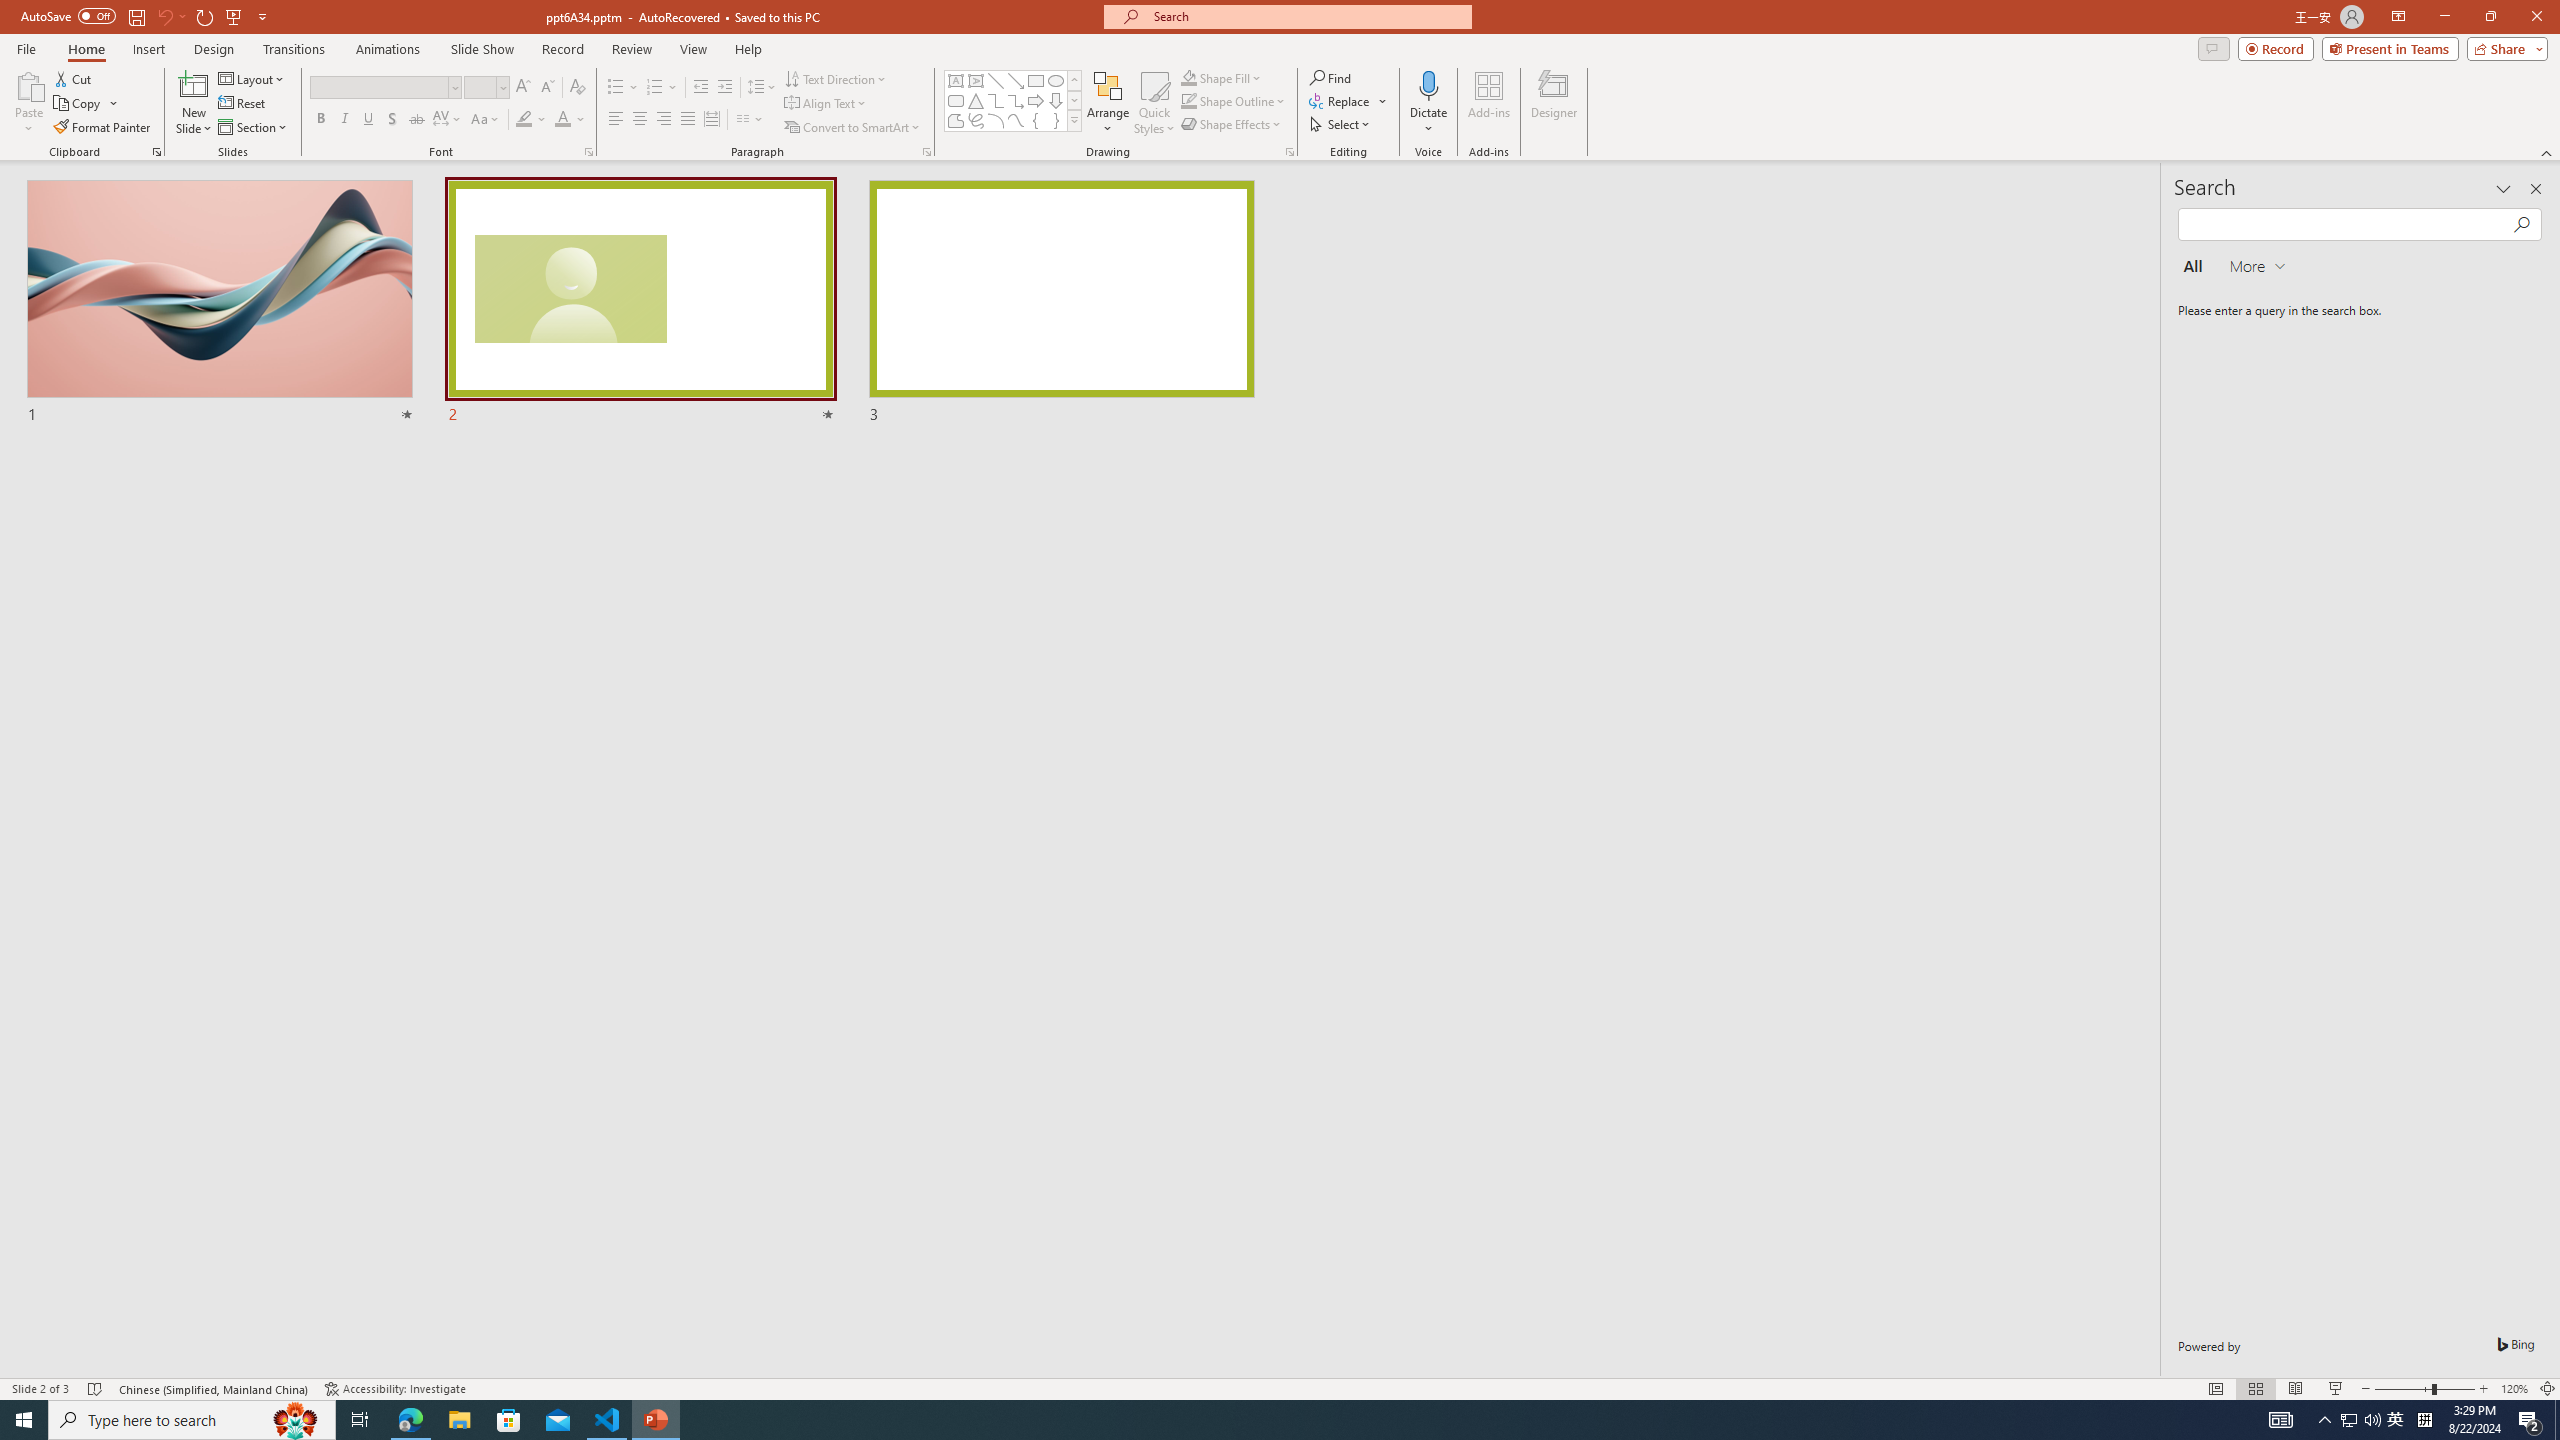  What do you see at coordinates (1231, 122) in the screenshot?
I see `'Shape Effects'` at bounding box center [1231, 122].